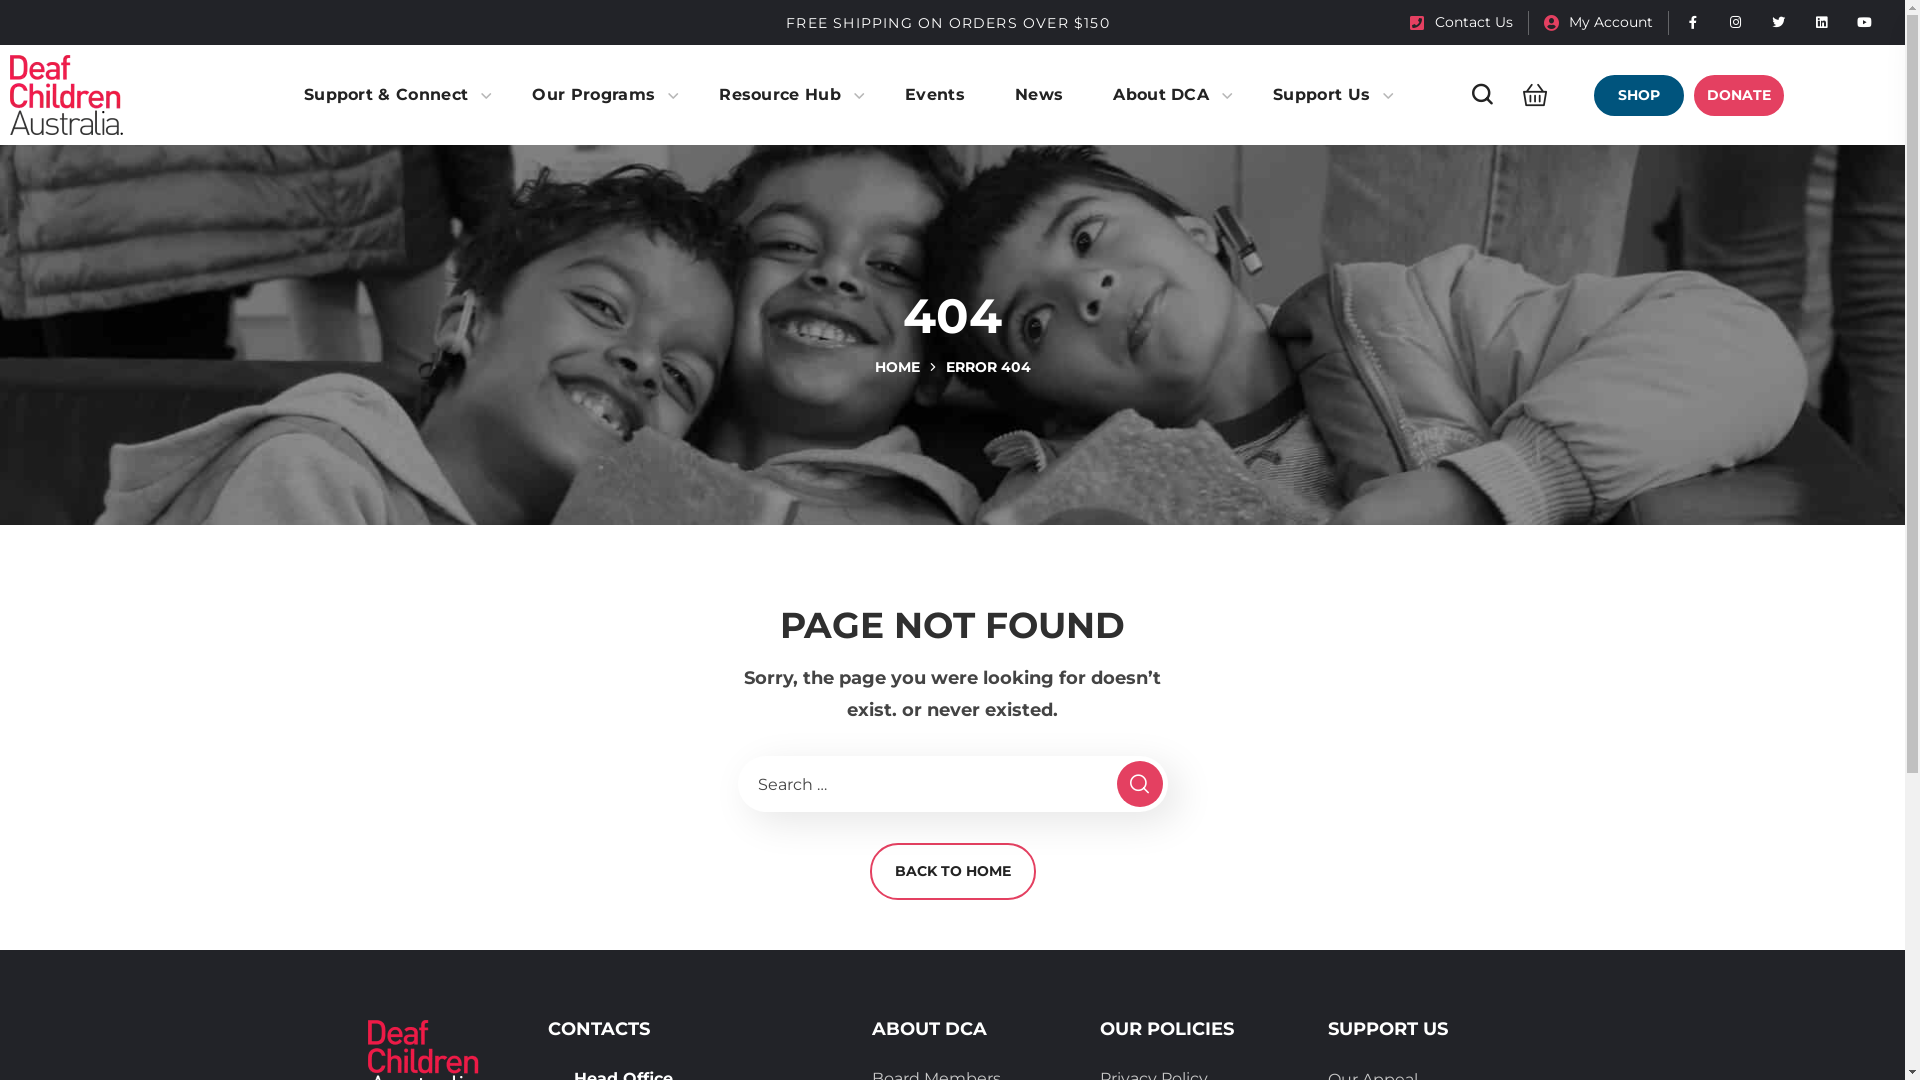 The height and width of the screenshot is (1080, 1920). What do you see at coordinates (1638, 94) in the screenshot?
I see `'SHOP'` at bounding box center [1638, 94].